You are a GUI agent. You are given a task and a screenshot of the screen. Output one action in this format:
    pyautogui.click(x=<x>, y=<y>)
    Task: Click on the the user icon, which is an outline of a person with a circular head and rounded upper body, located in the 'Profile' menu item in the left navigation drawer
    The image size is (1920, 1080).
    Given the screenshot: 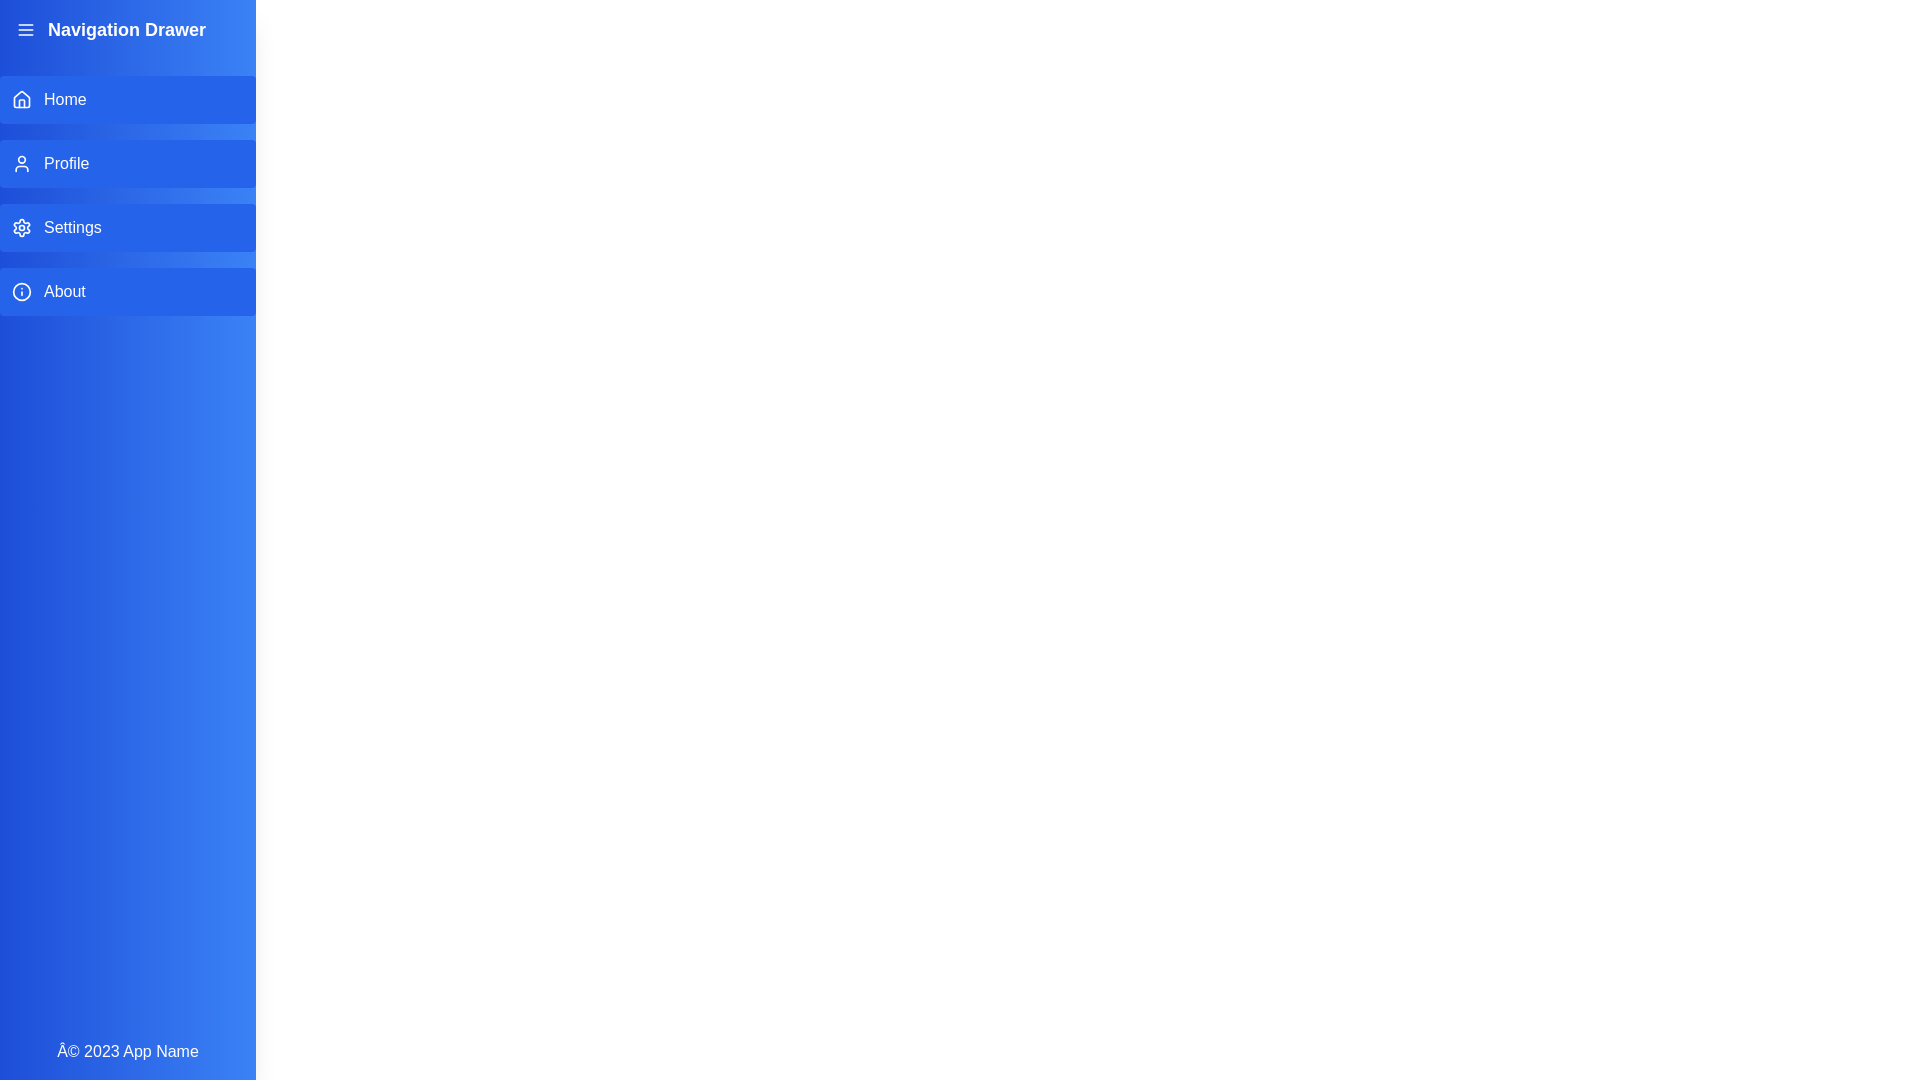 What is the action you would take?
    pyautogui.click(x=22, y=163)
    